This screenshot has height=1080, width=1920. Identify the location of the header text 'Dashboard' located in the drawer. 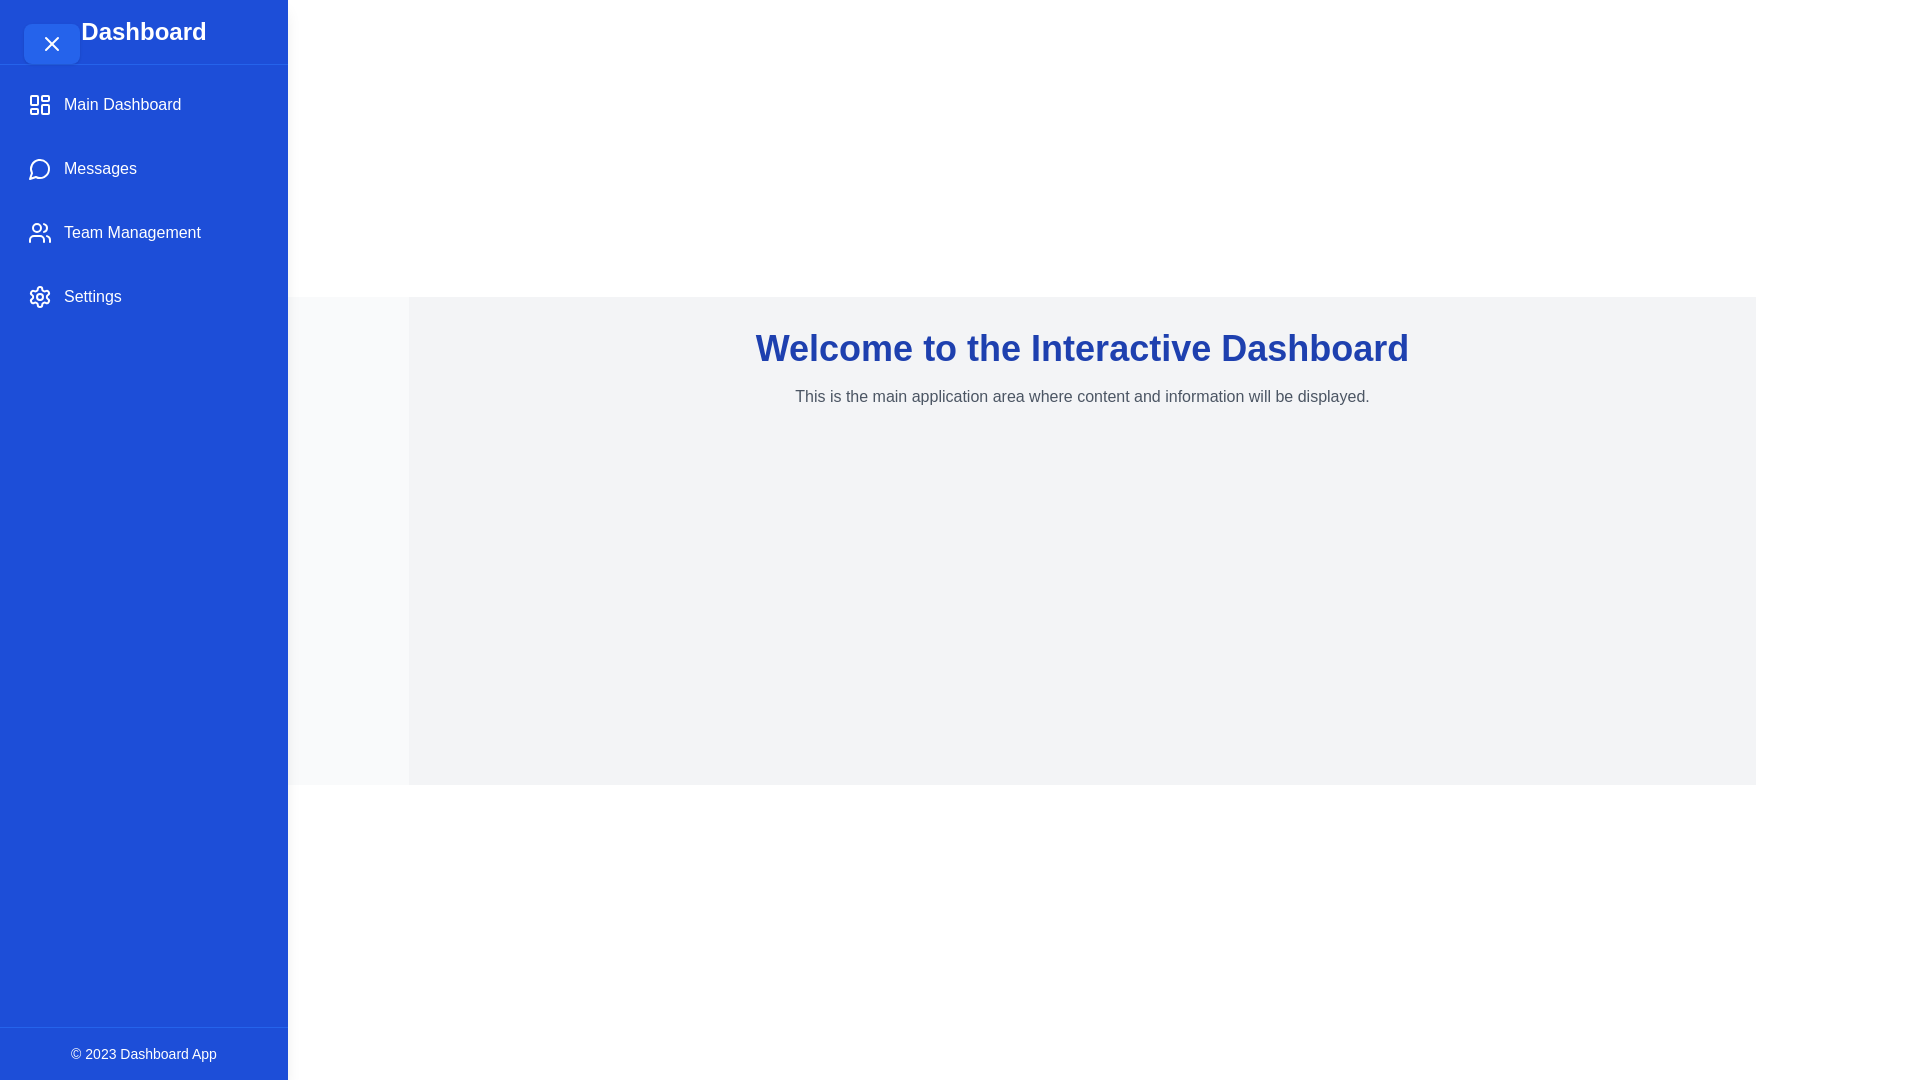
(143, 31).